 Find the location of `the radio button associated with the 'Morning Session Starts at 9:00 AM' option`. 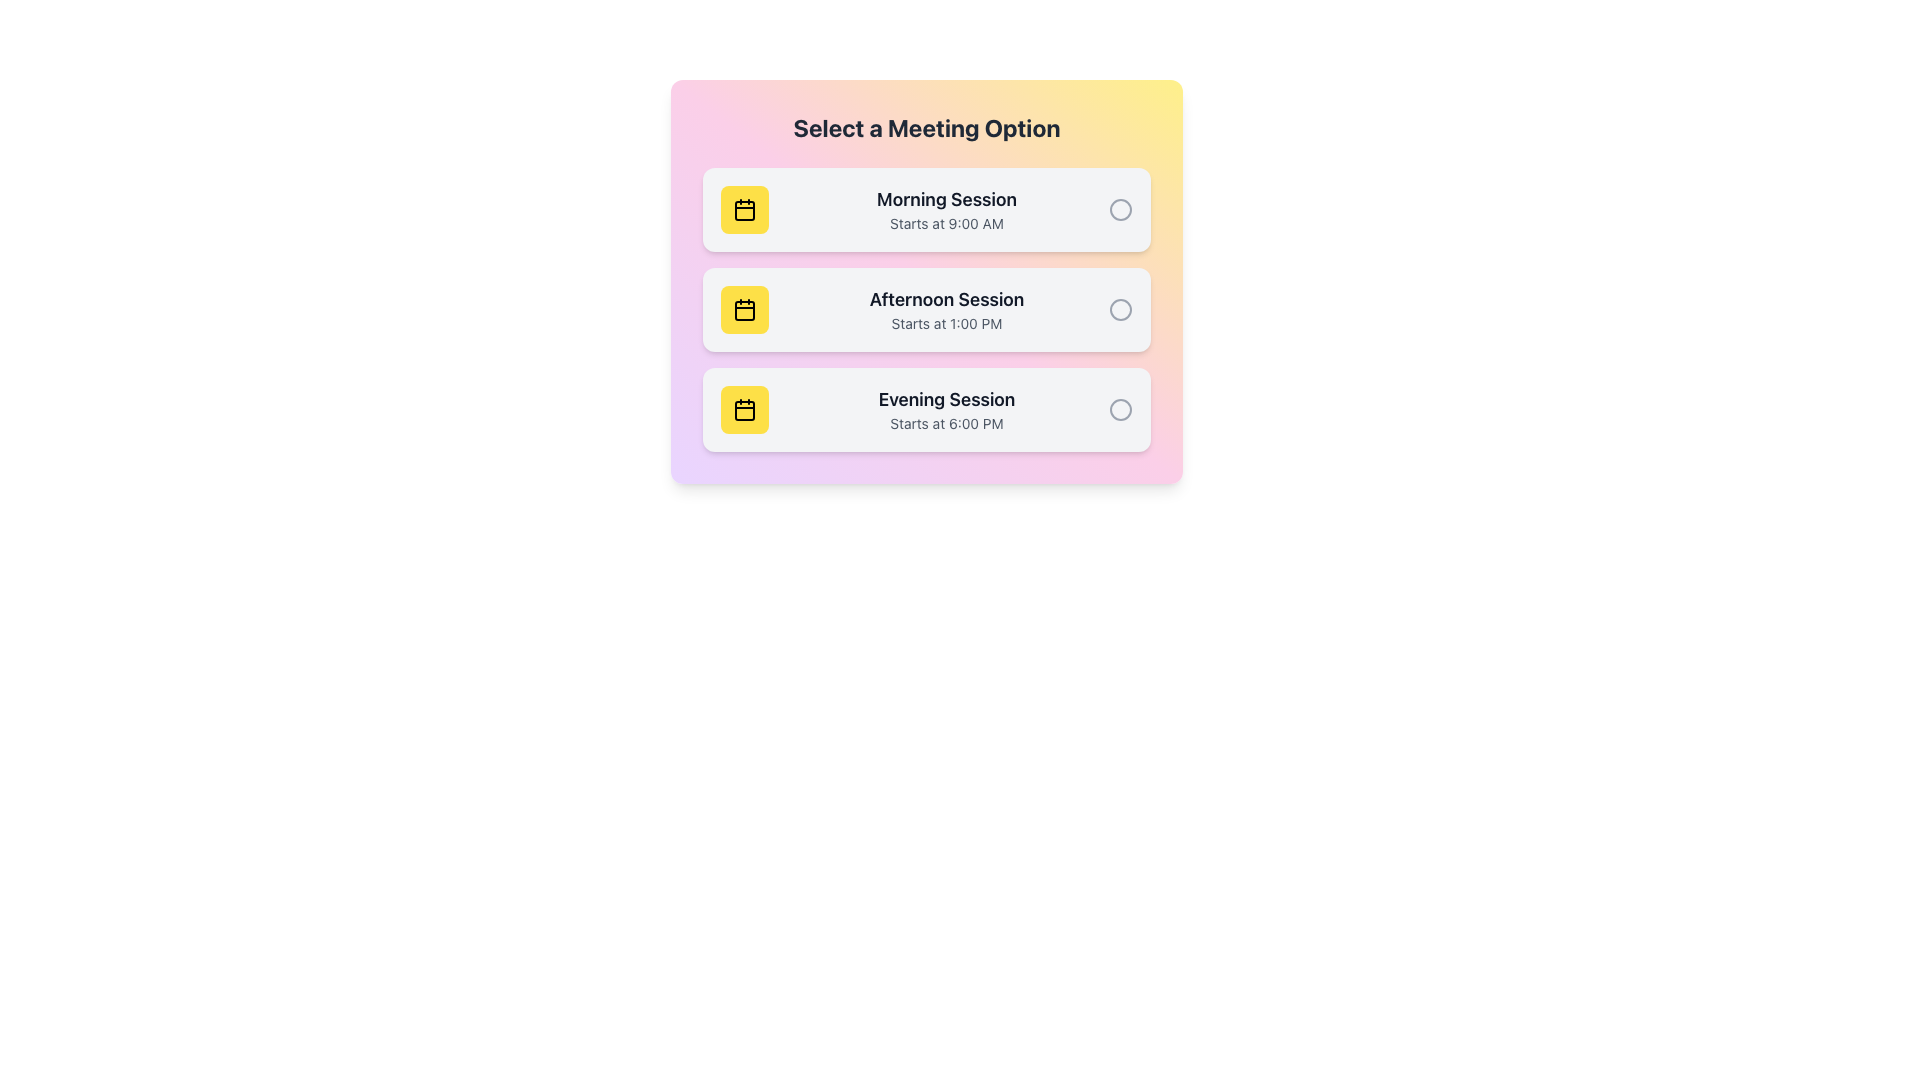

the radio button associated with the 'Morning Session Starts at 9:00 AM' option is located at coordinates (1121, 209).